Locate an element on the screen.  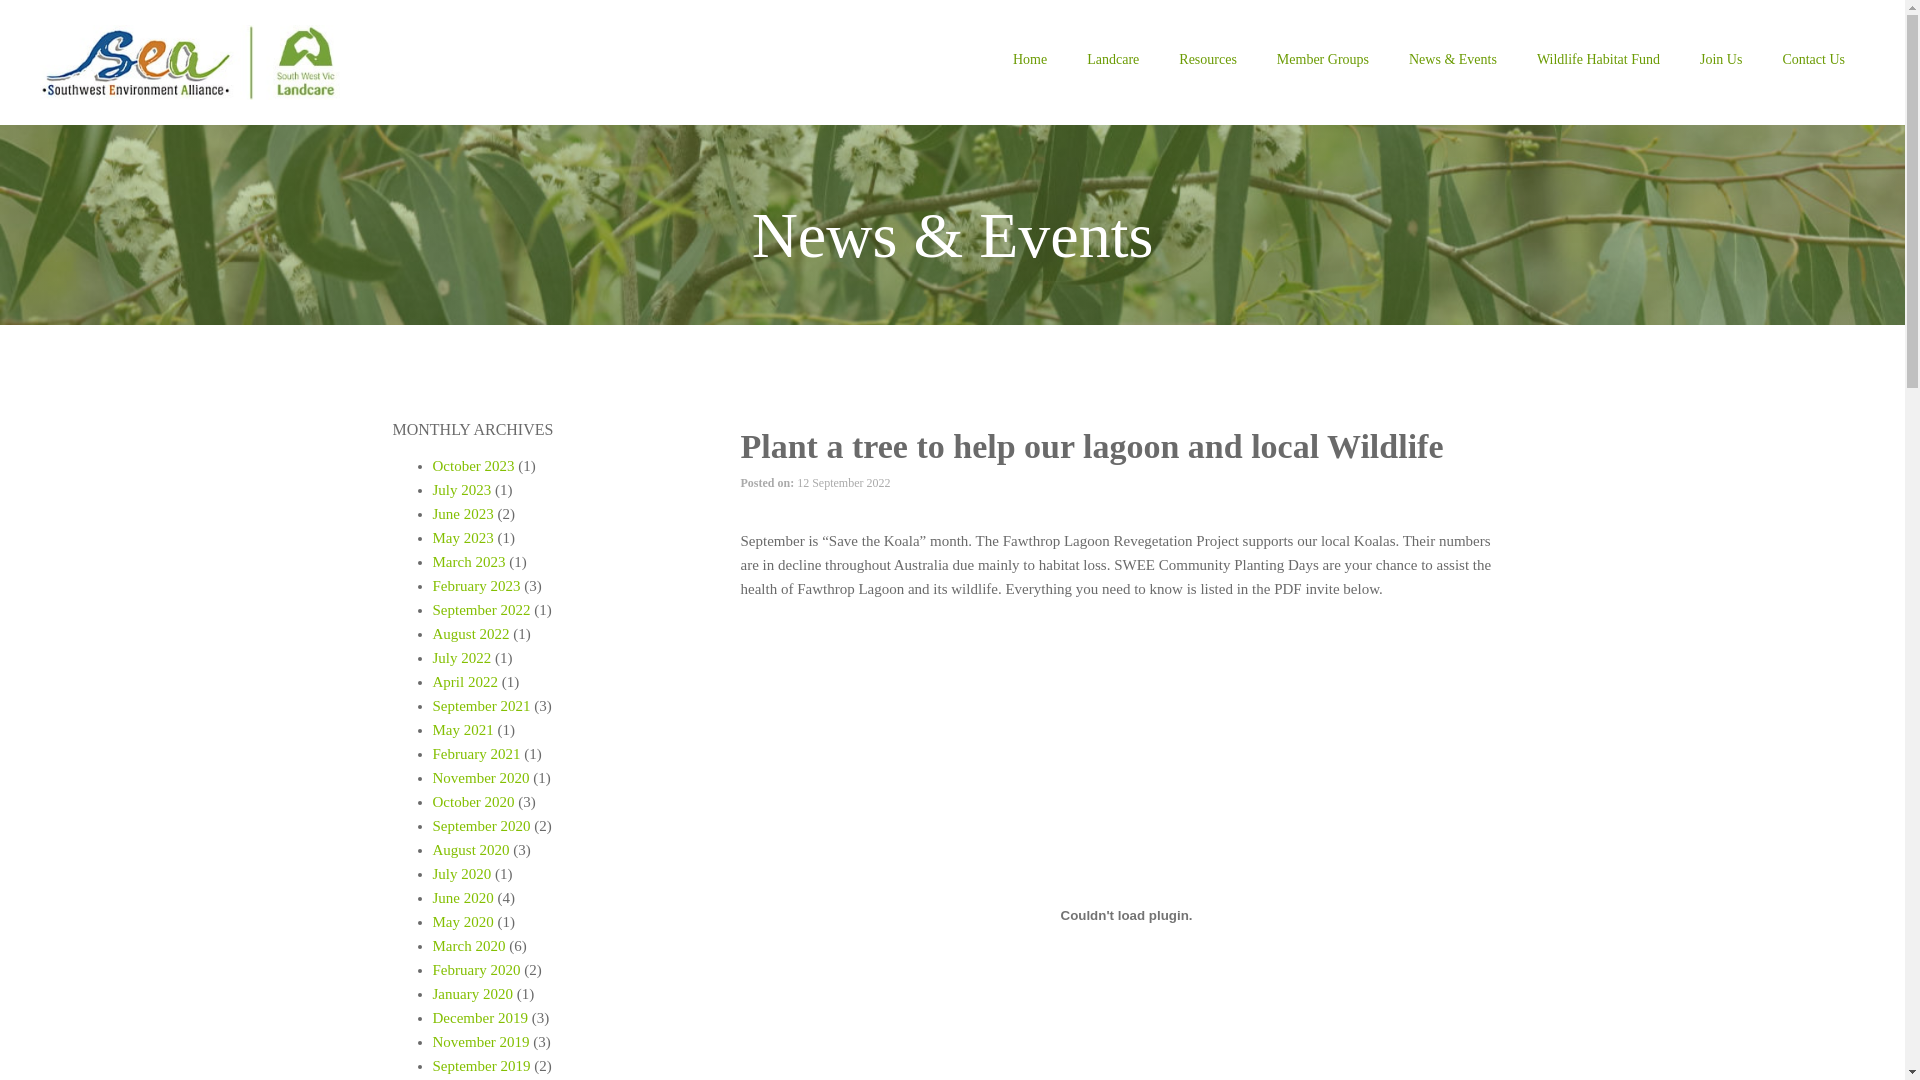
'Wildlife Habitat Fund' is located at coordinates (1516, 61).